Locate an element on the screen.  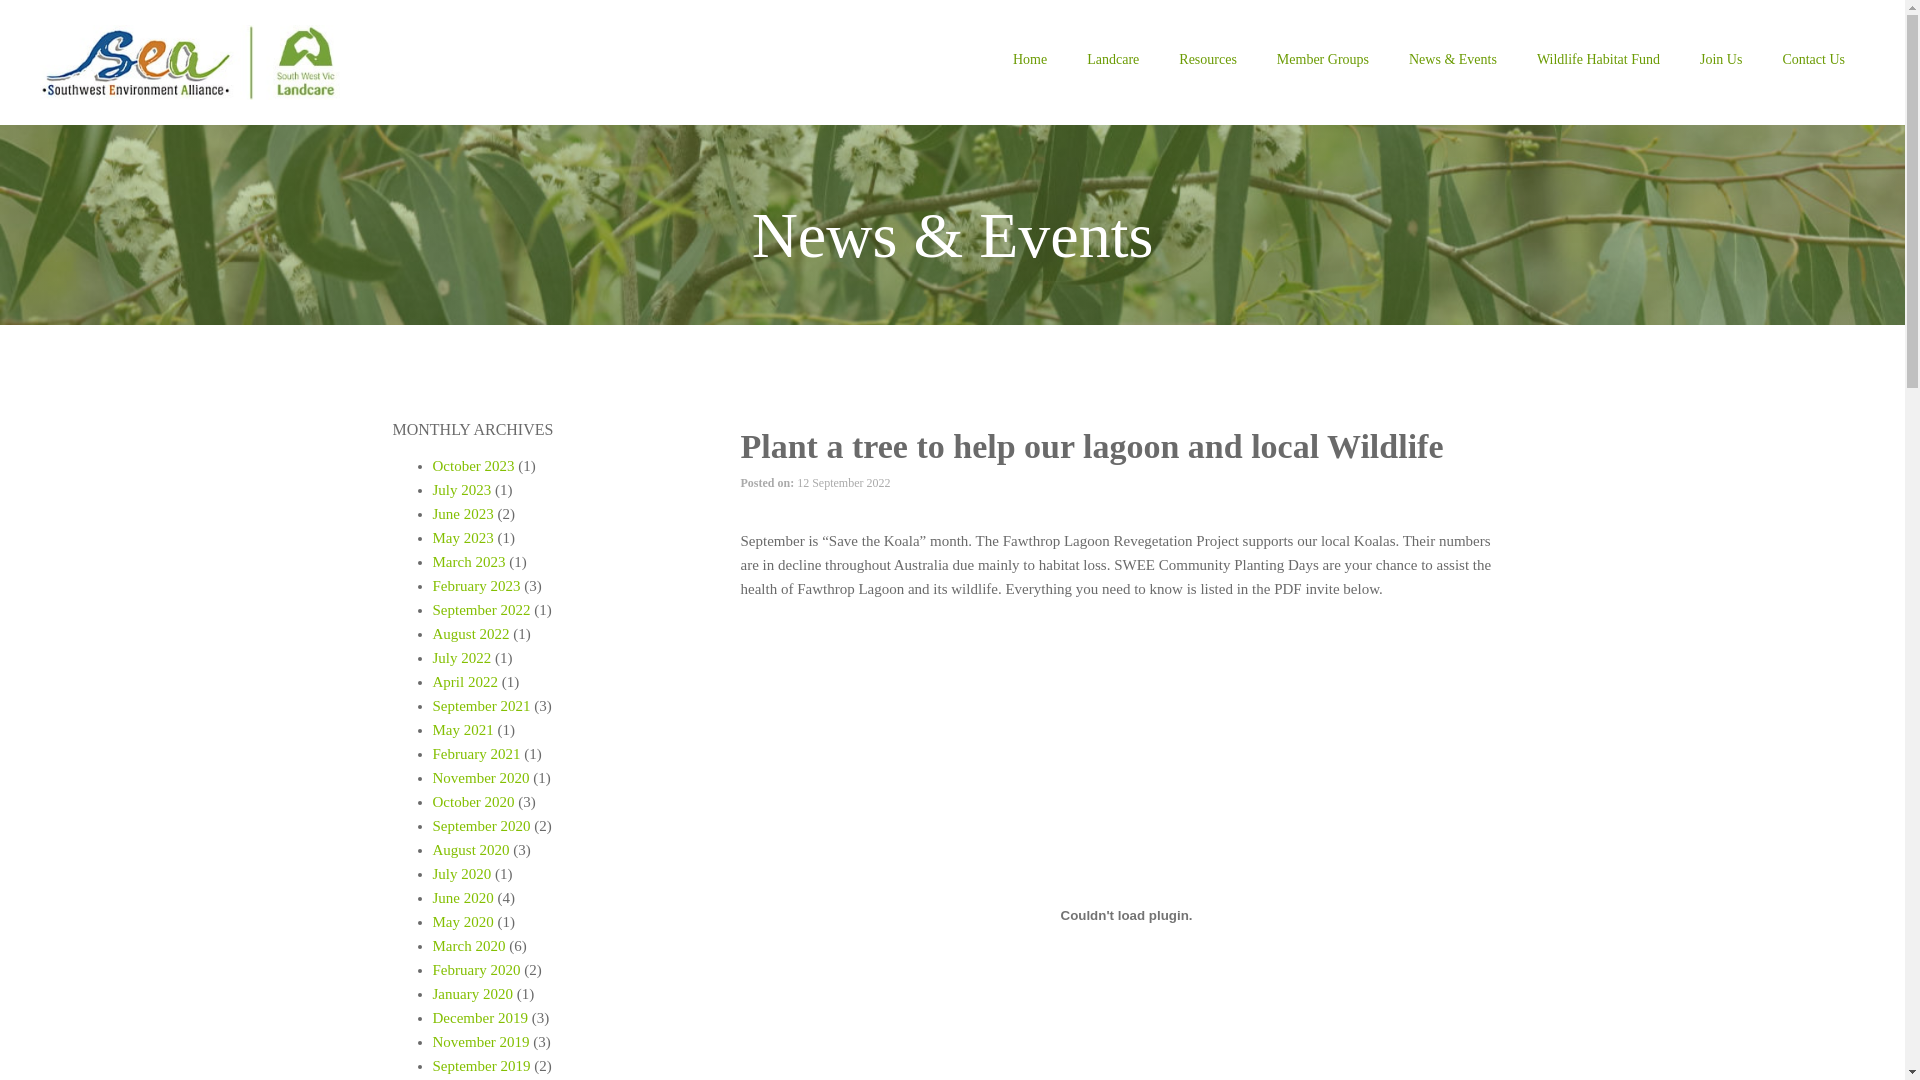
'Wildlife Habitat Fund' is located at coordinates (1516, 61).